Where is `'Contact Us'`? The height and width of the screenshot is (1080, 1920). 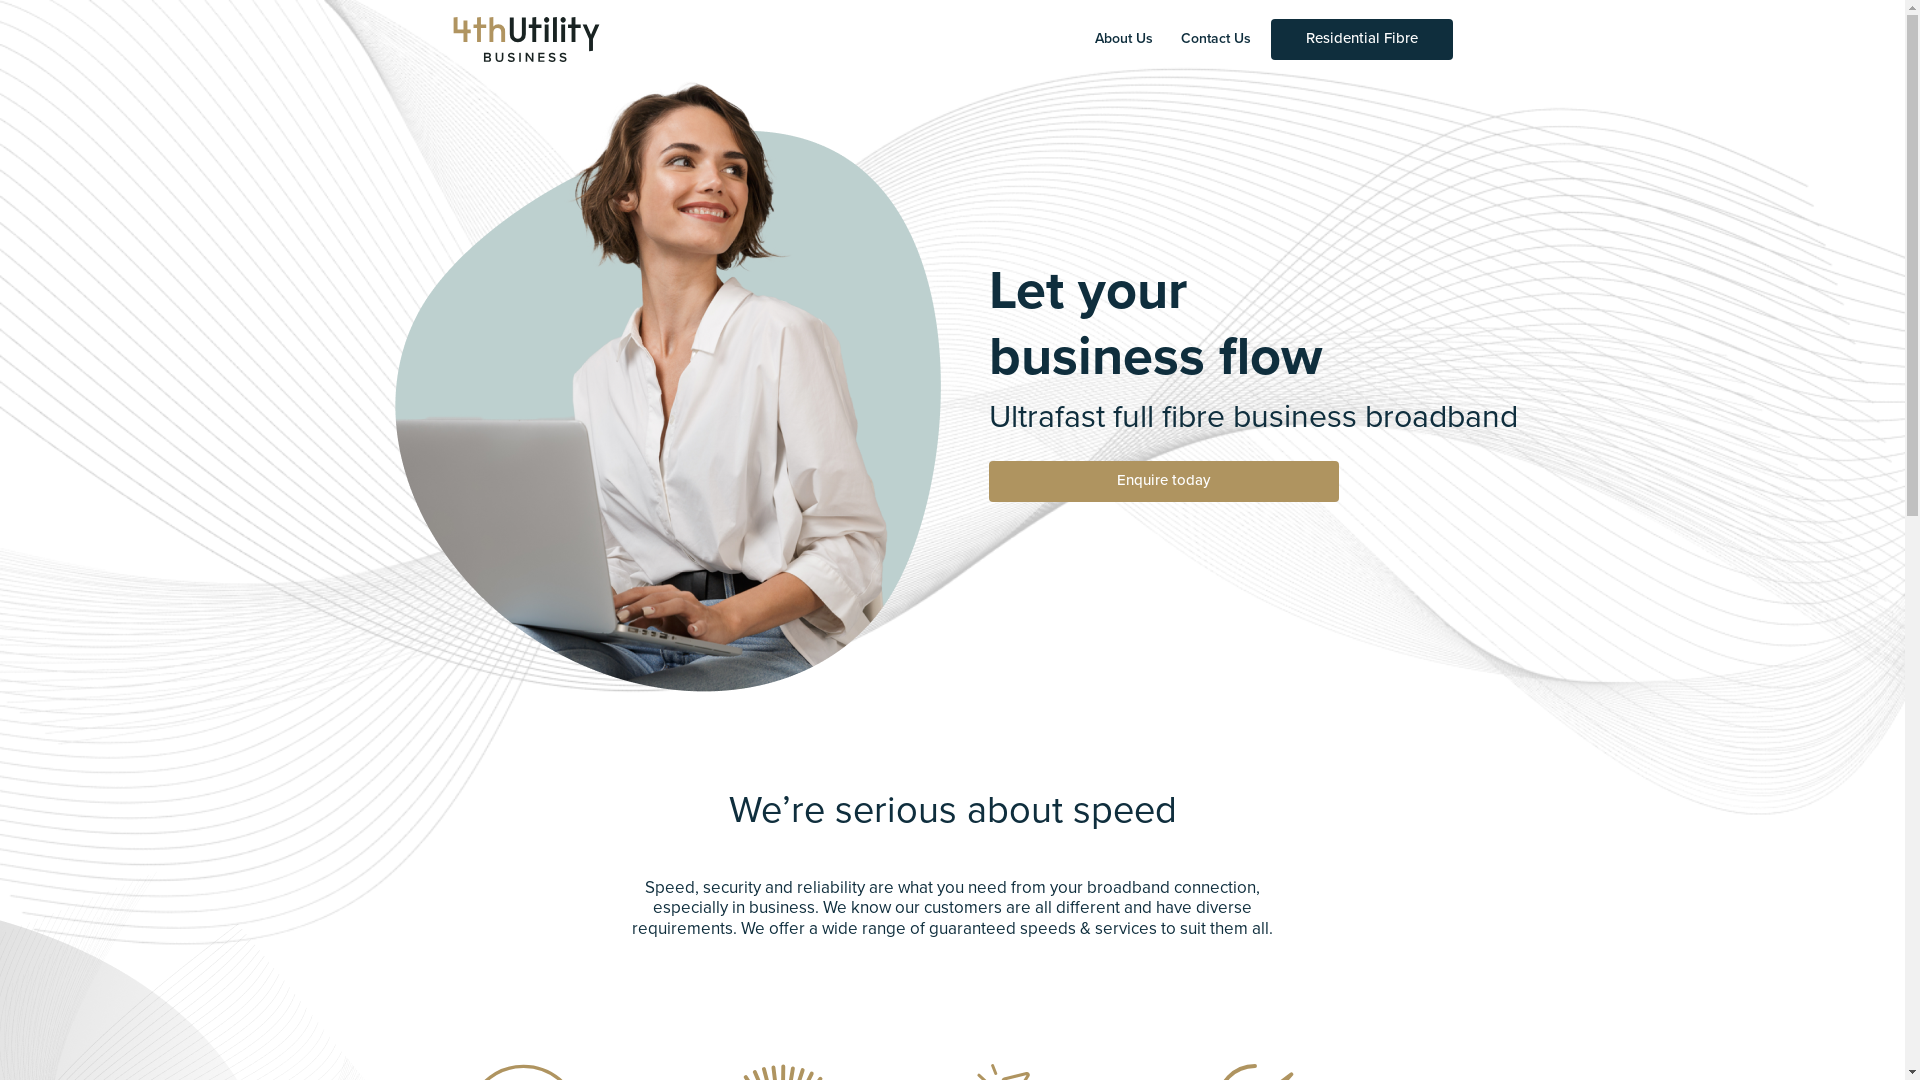 'Contact Us' is located at coordinates (1214, 39).